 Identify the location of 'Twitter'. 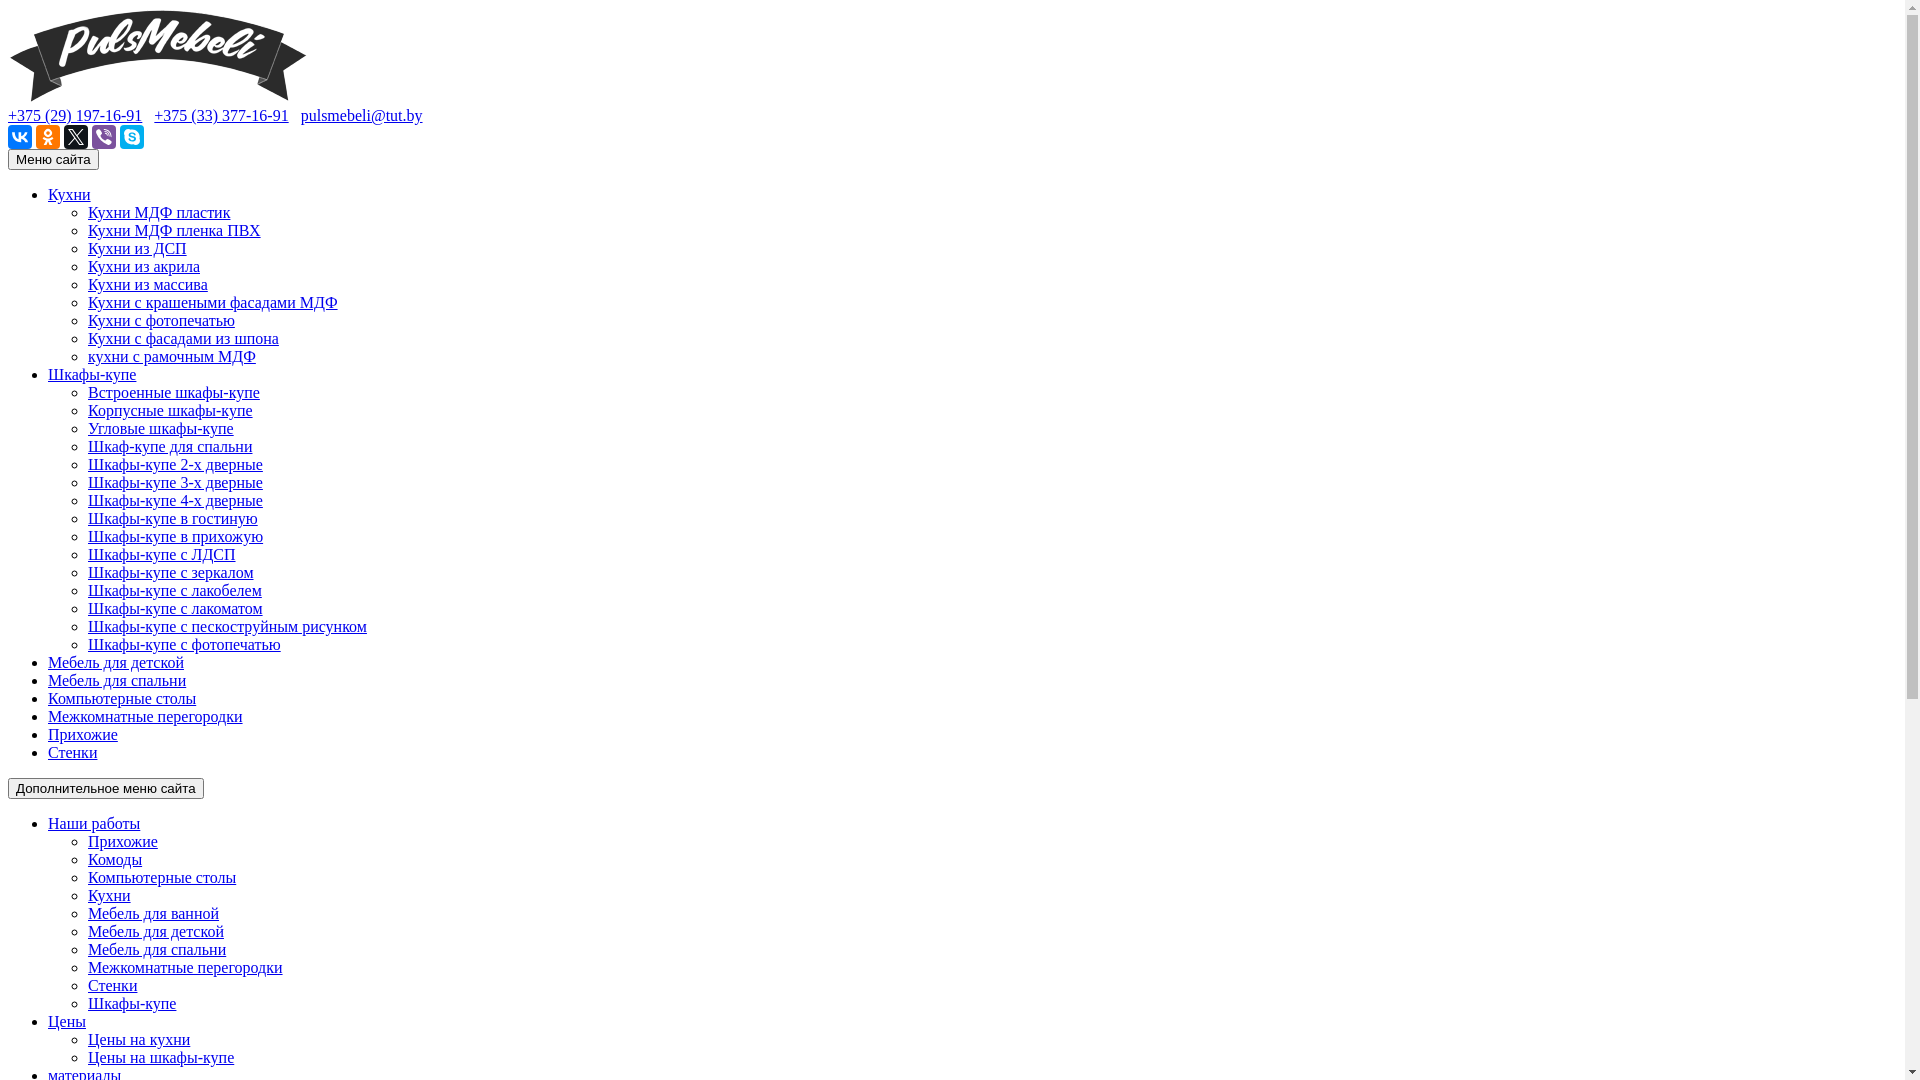
(76, 136).